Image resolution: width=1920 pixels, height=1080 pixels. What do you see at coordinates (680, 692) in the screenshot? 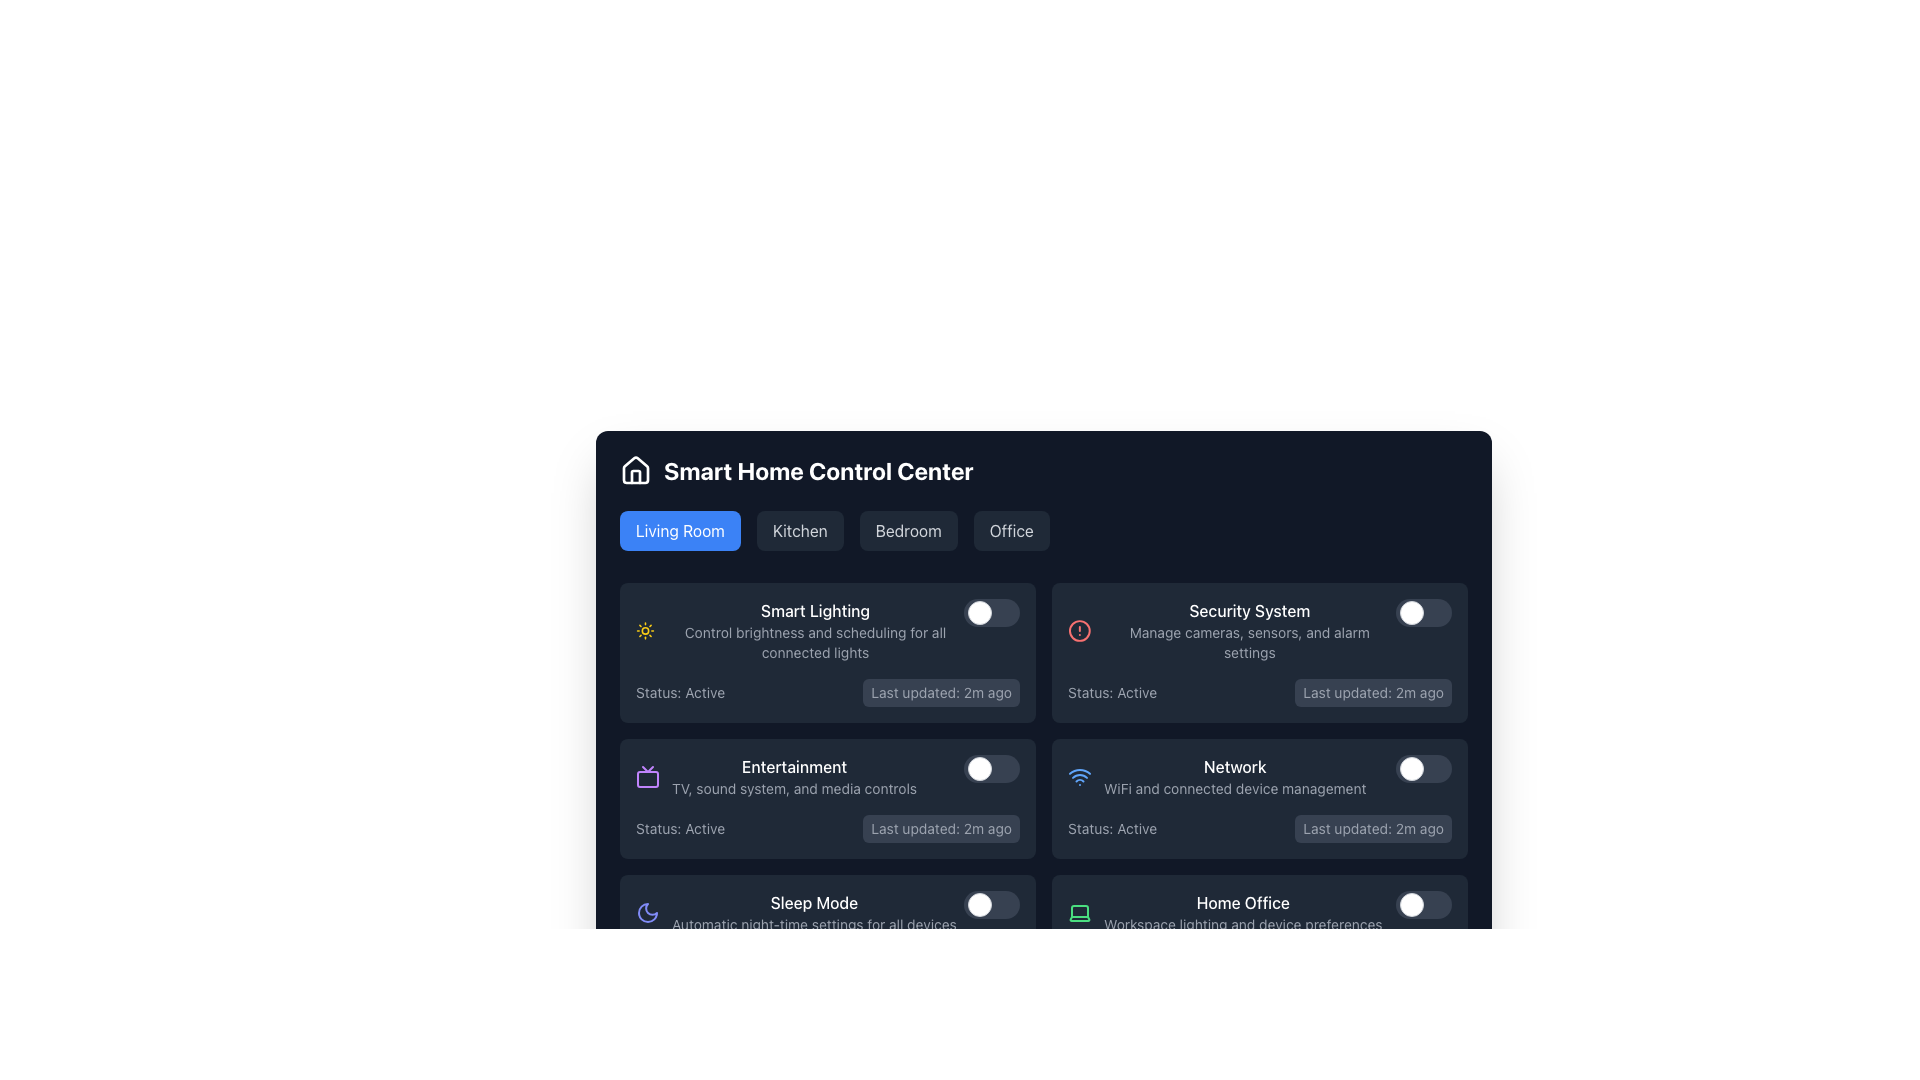
I see `the 'Active' status indicator text label located in the 'Smart Lighting' section, which is situated below the main description and above the 'Last updated: 2m ago' timestamp` at bounding box center [680, 692].